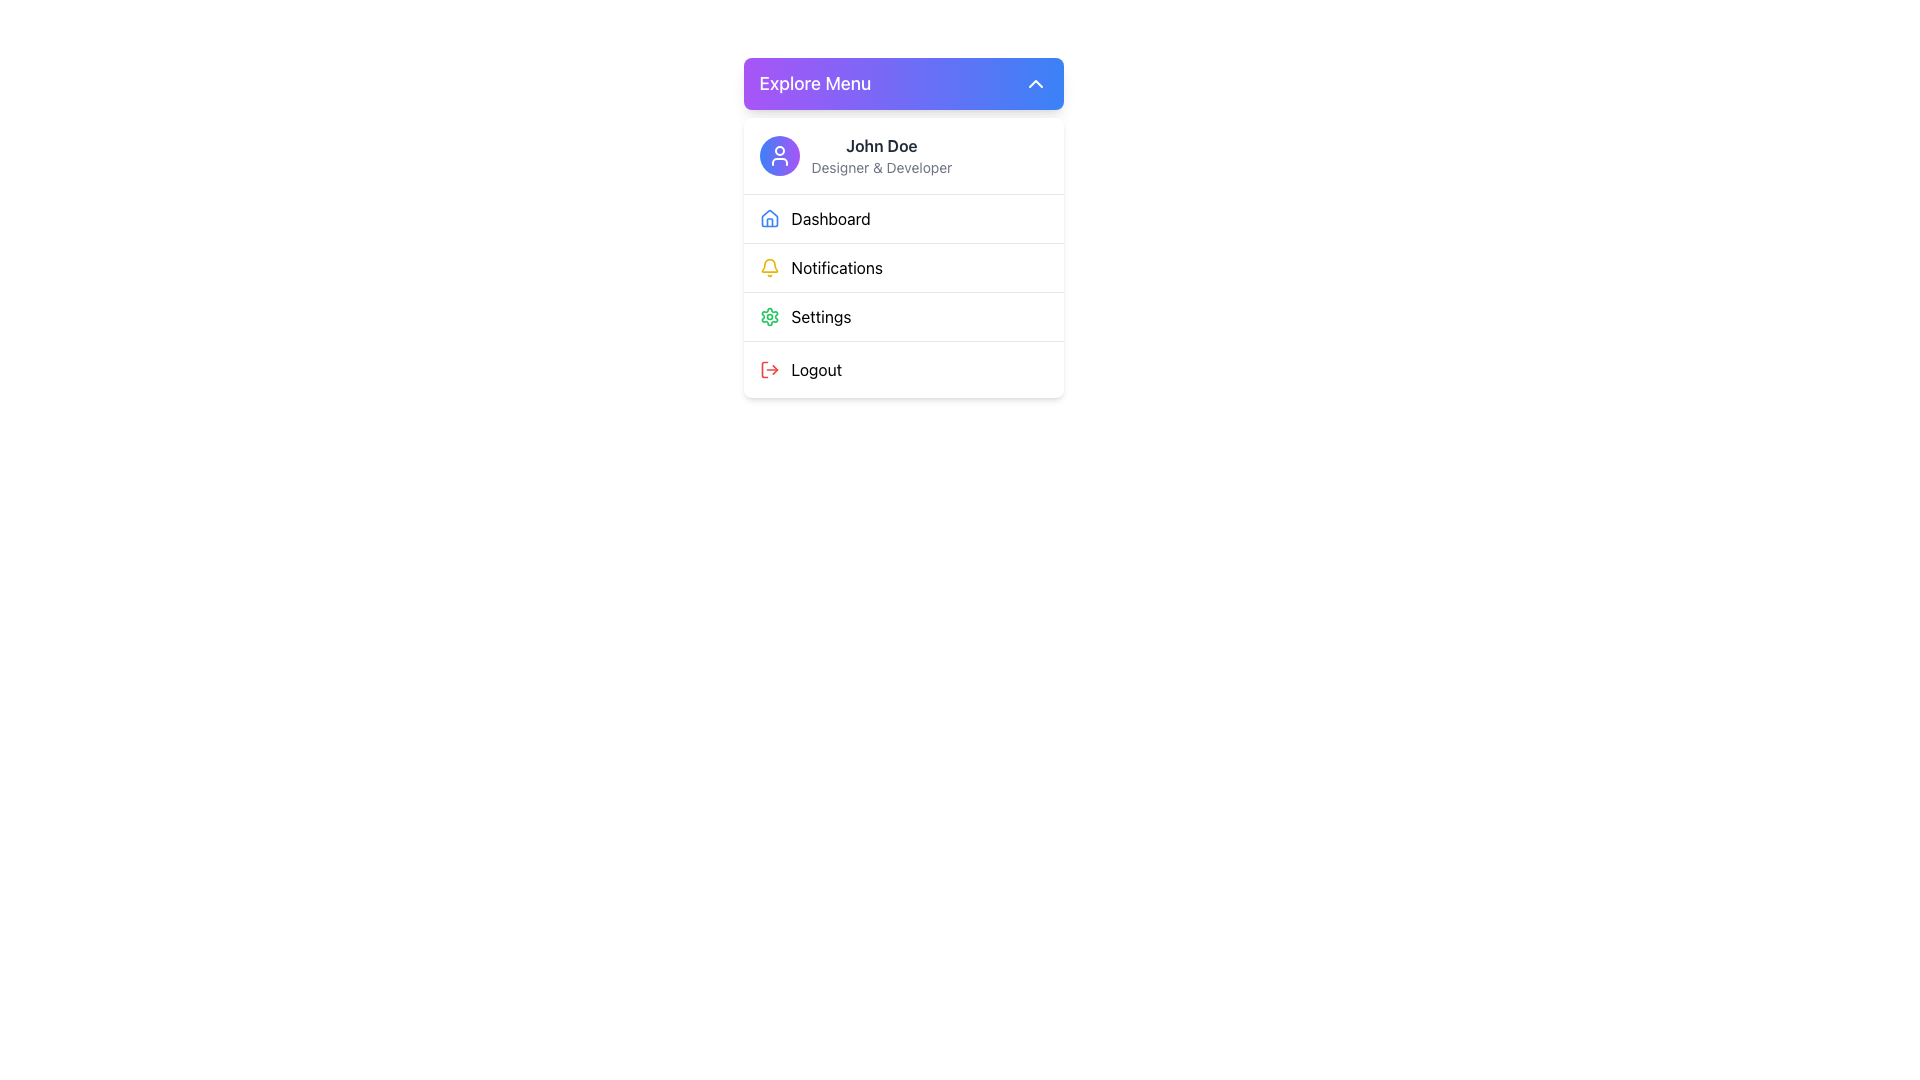  What do you see at coordinates (880, 154) in the screenshot?
I see `the text block displaying 'John Doe' and the subtitle 'Designer & Developer' in the sidebar under the 'Explore Menu' header` at bounding box center [880, 154].